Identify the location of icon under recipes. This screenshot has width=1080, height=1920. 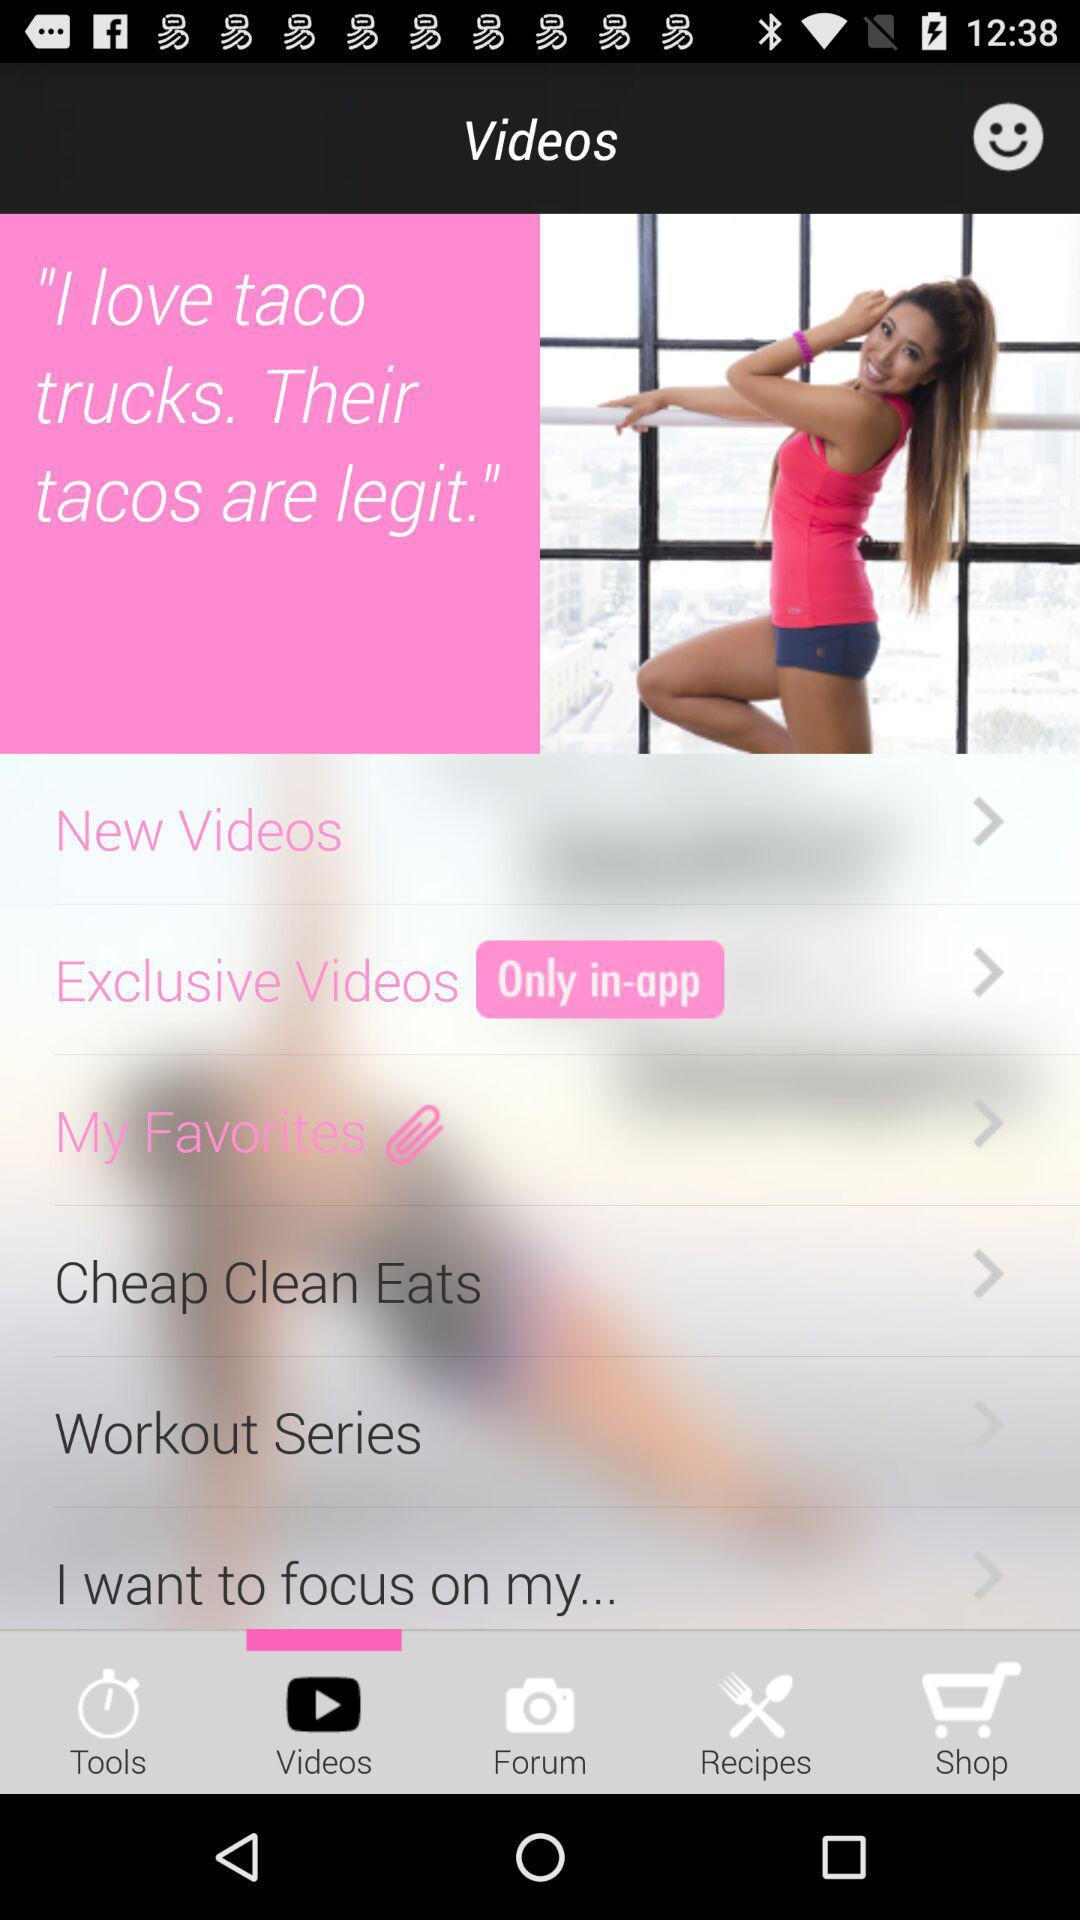
(756, 1694).